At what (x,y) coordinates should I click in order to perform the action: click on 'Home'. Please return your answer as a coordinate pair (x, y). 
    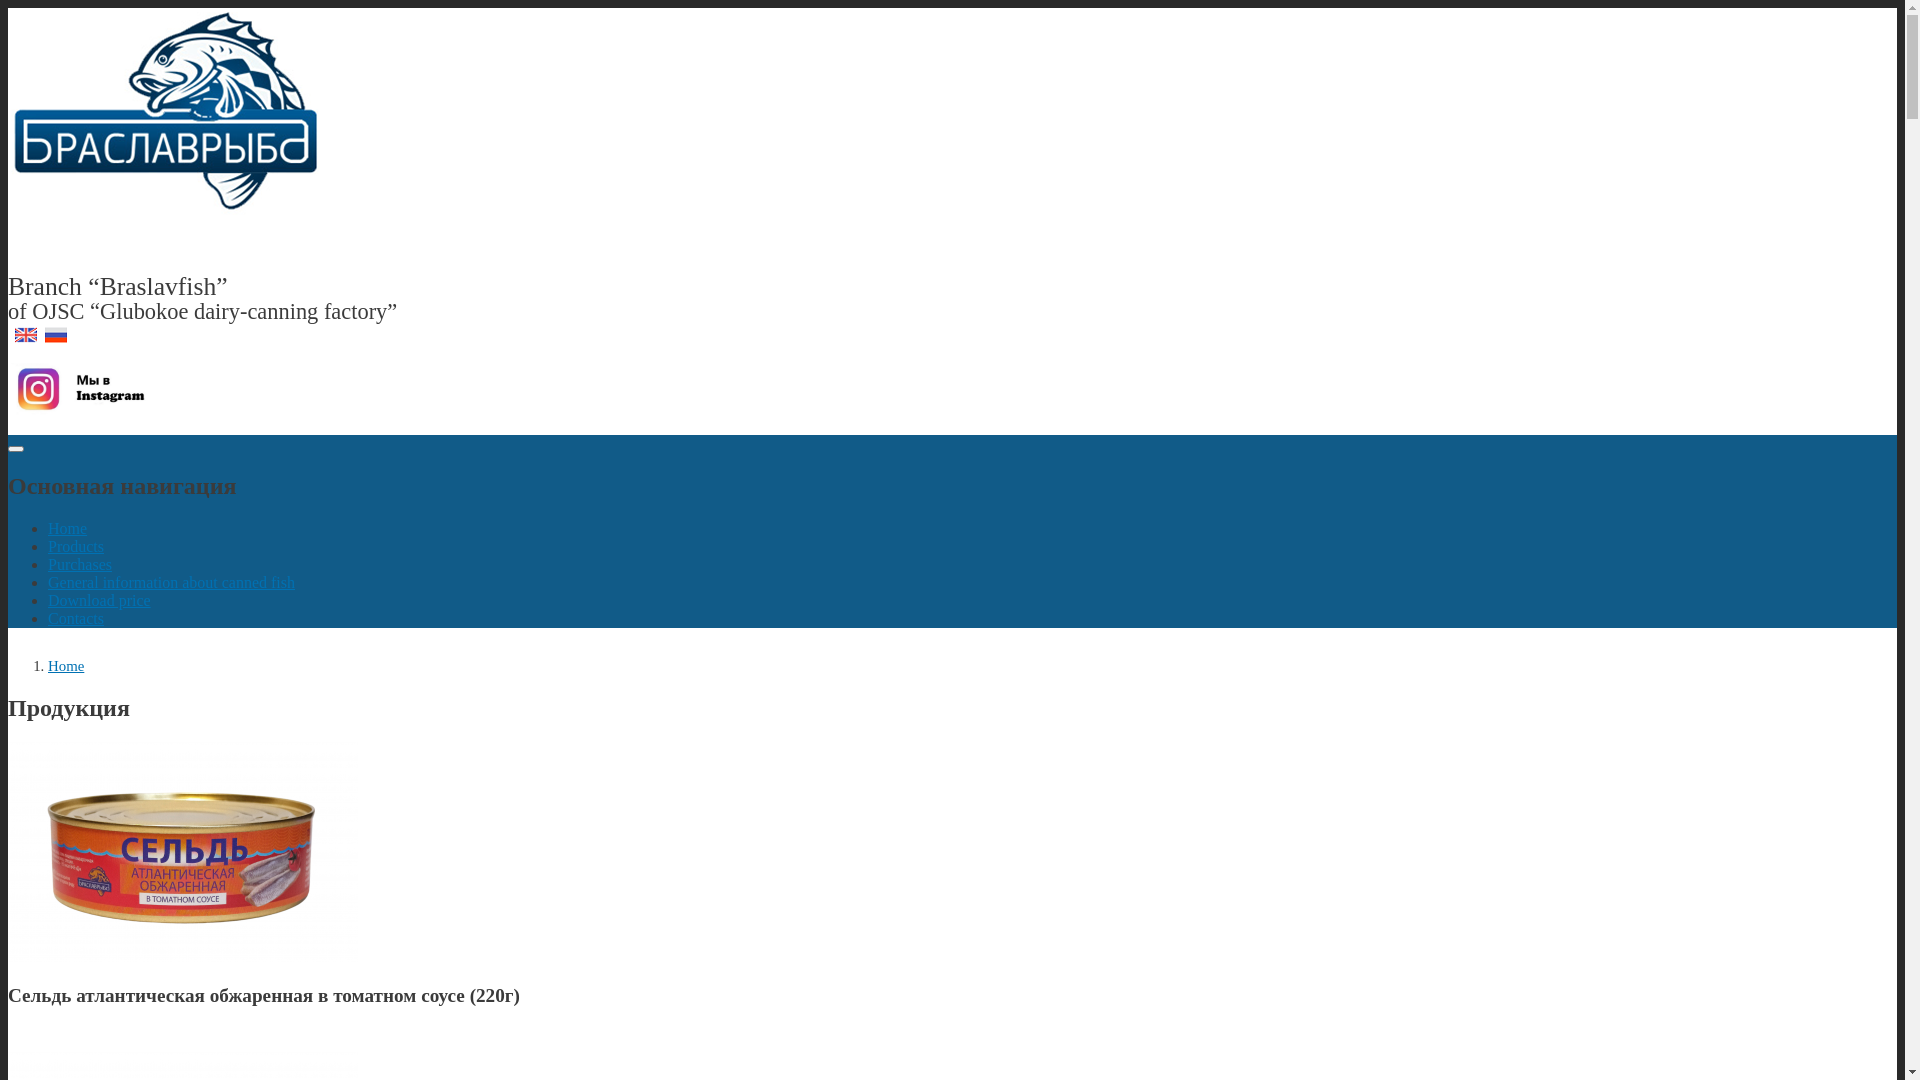
    Looking at the image, I should click on (67, 527).